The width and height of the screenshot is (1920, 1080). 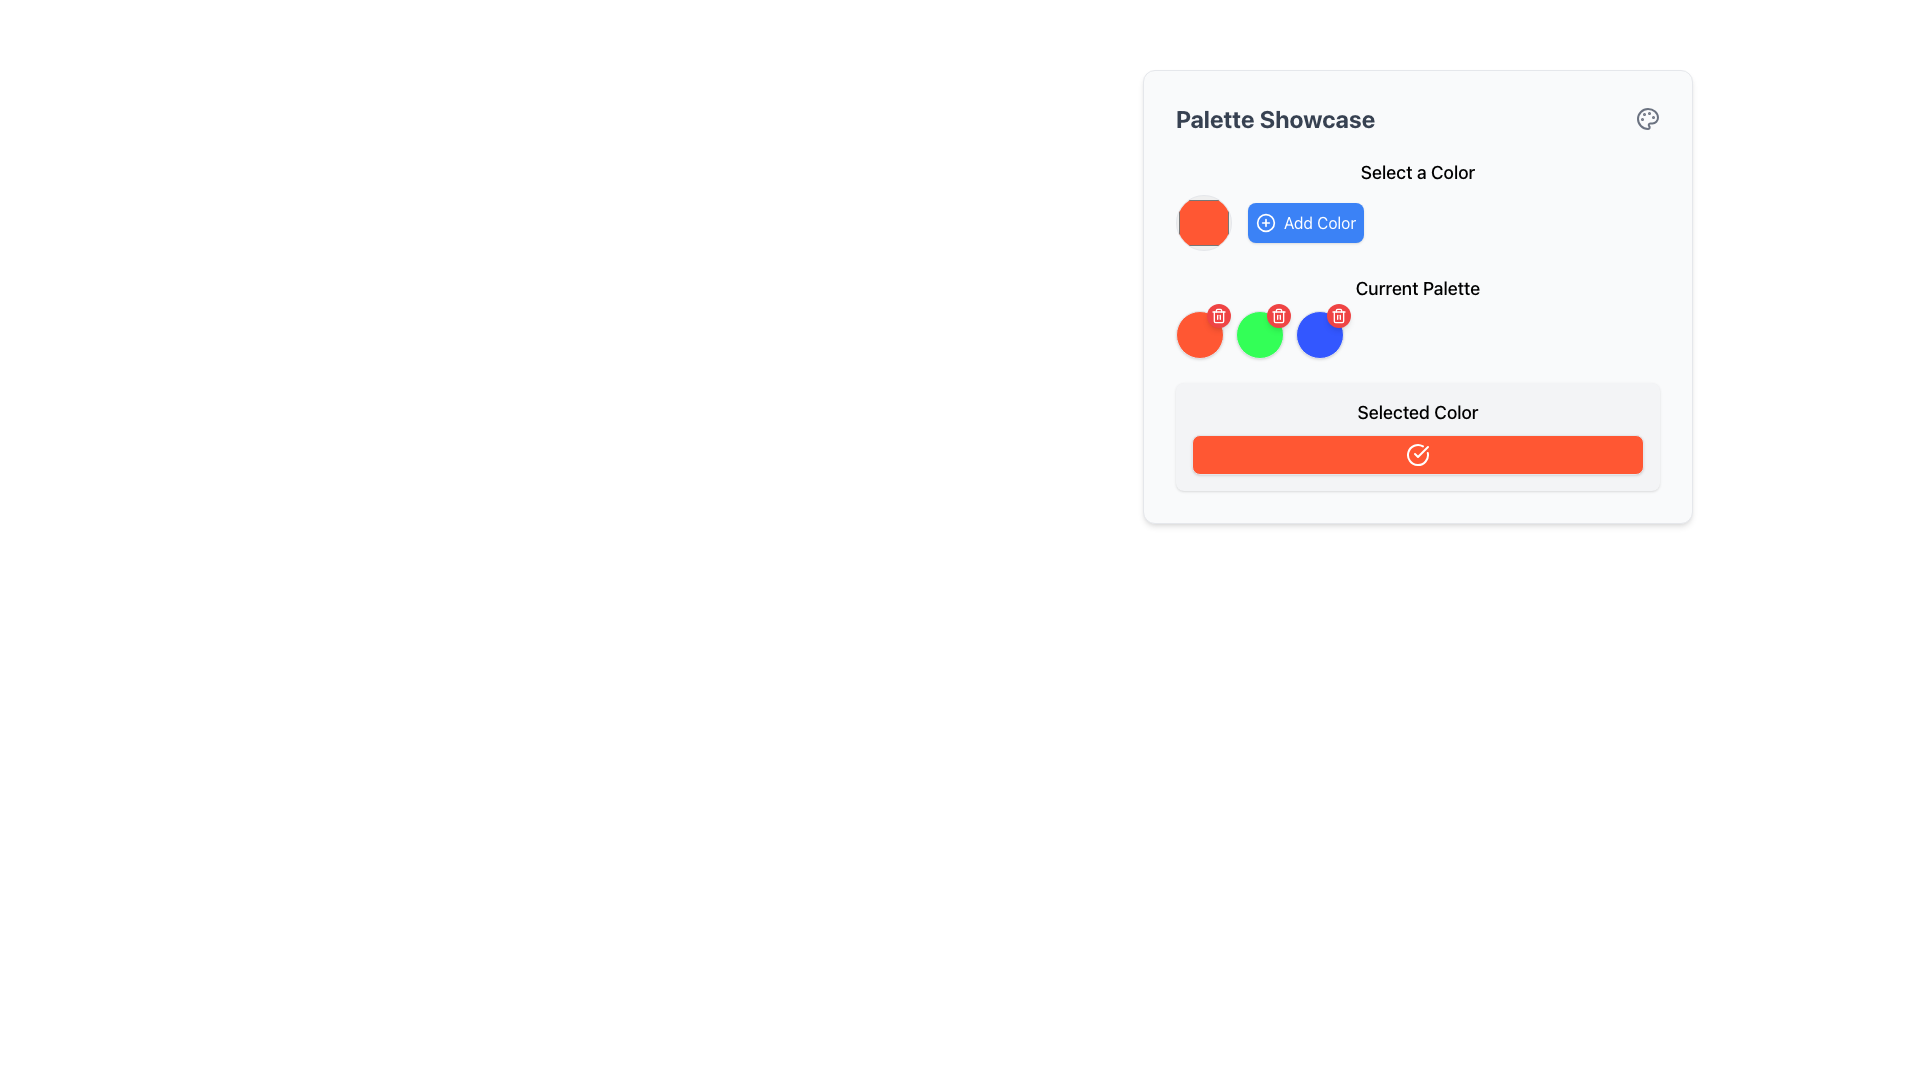 What do you see at coordinates (1203, 223) in the screenshot?
I see `the Circular color option selector for keyboard navigation` at bounding box center [1203, 223].